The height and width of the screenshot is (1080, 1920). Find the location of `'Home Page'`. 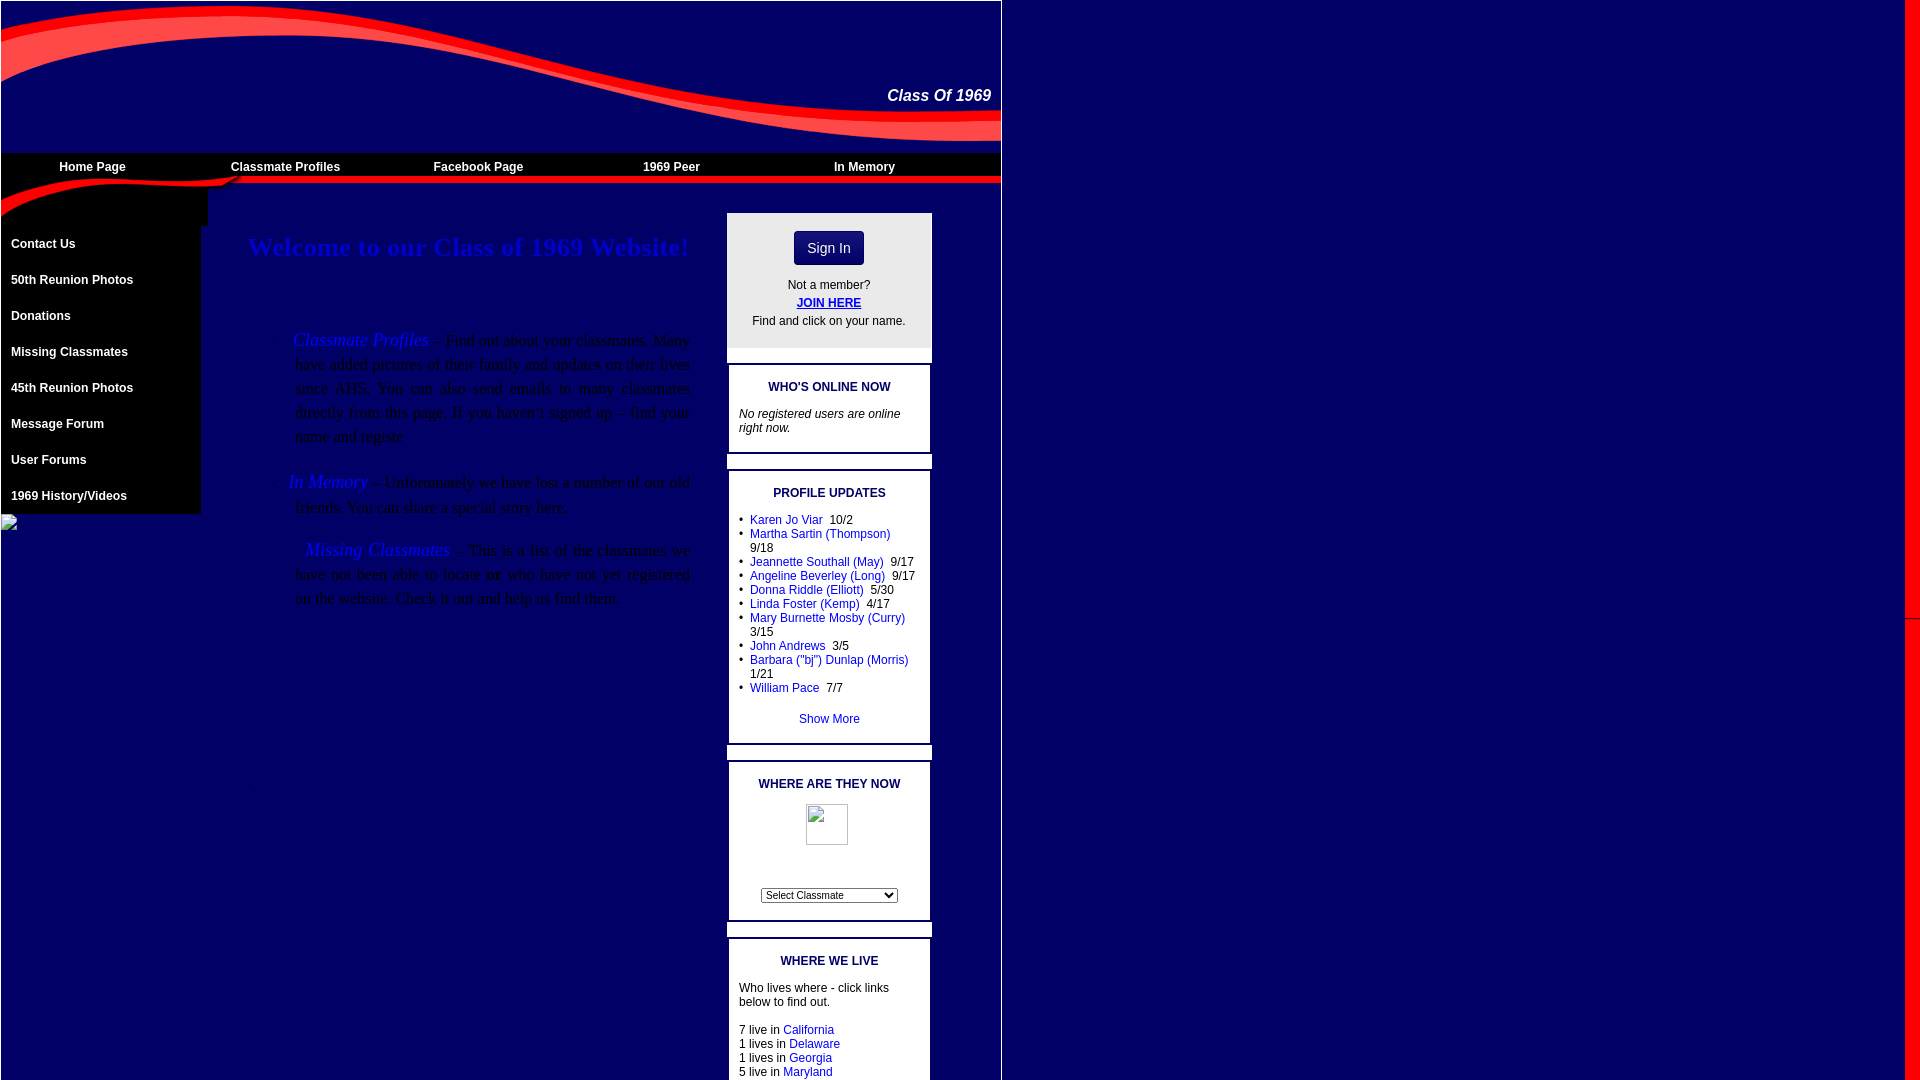

'Home Page' is located at coordinates (96, 165).